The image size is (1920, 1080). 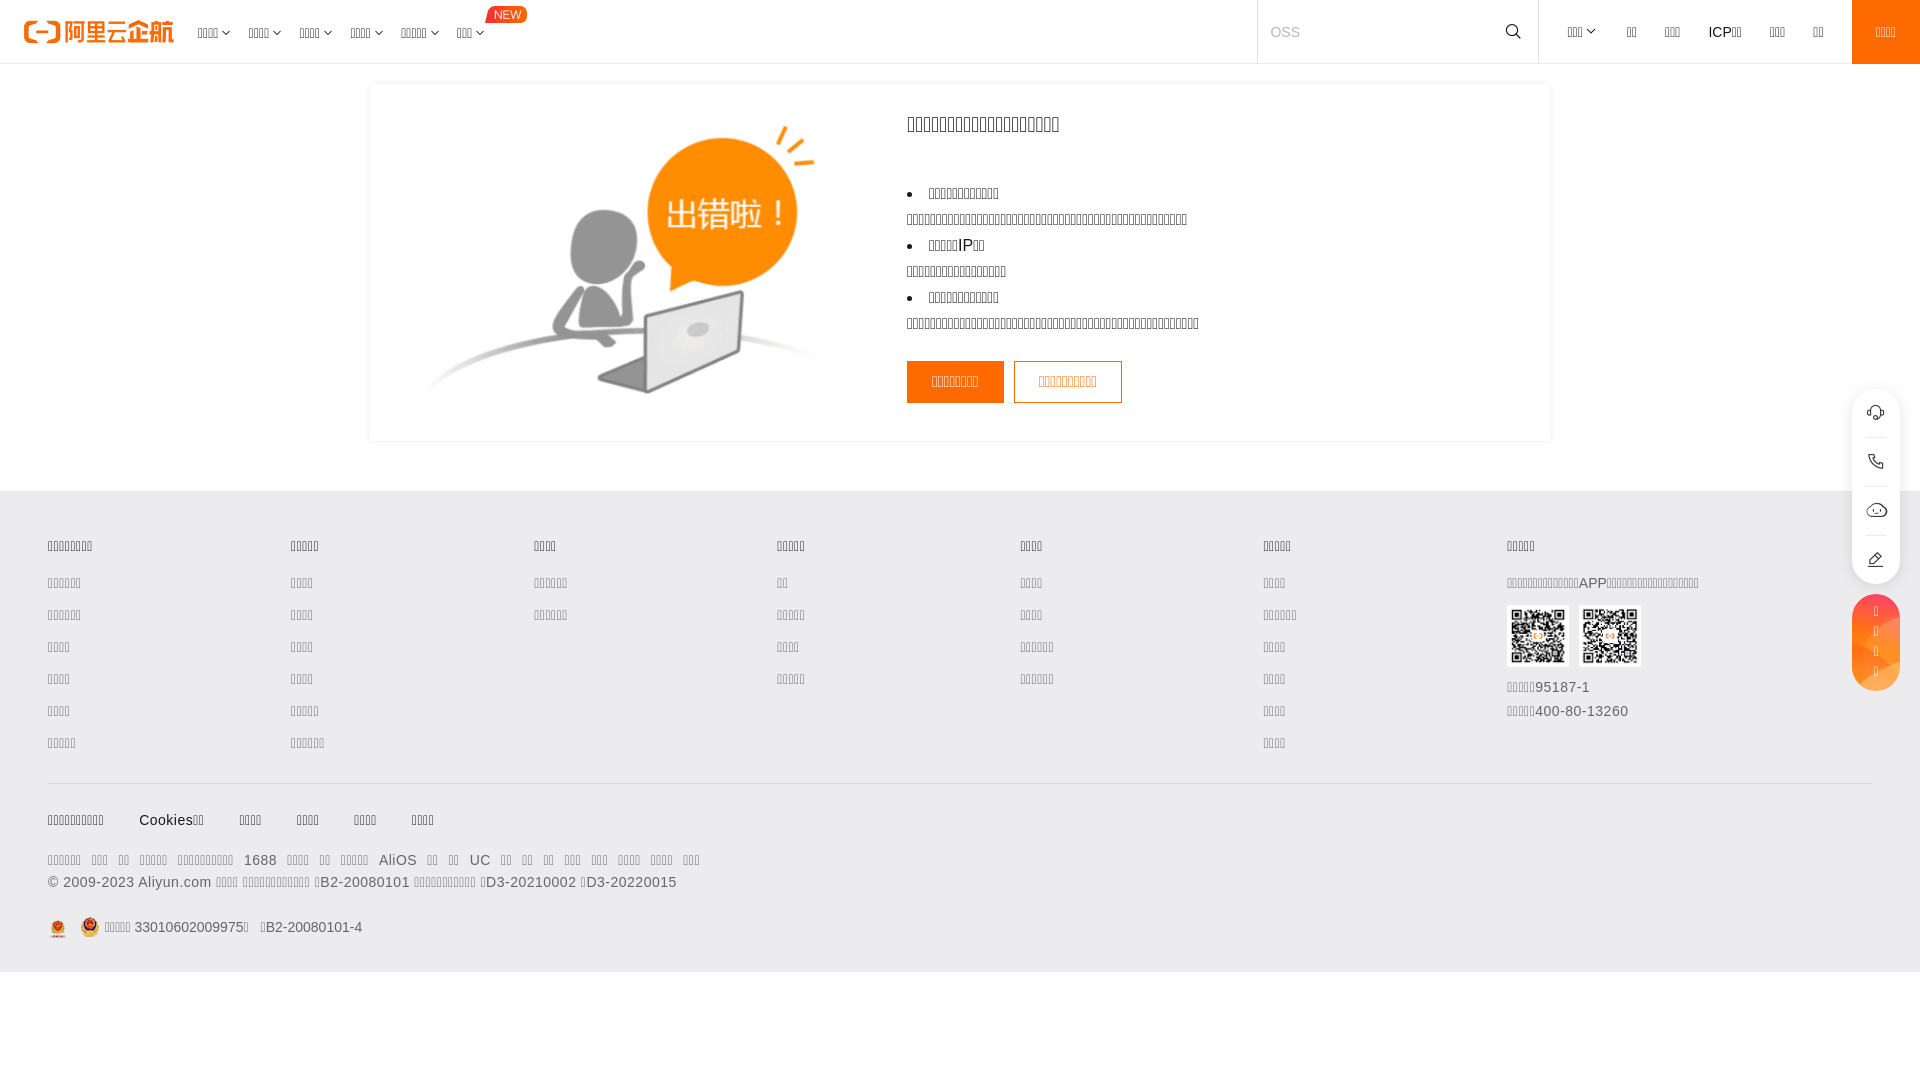 What do you see at coordinates (398, 859) in the screenshot?
I see `'AliOS'` at bounding box center [398, 859].